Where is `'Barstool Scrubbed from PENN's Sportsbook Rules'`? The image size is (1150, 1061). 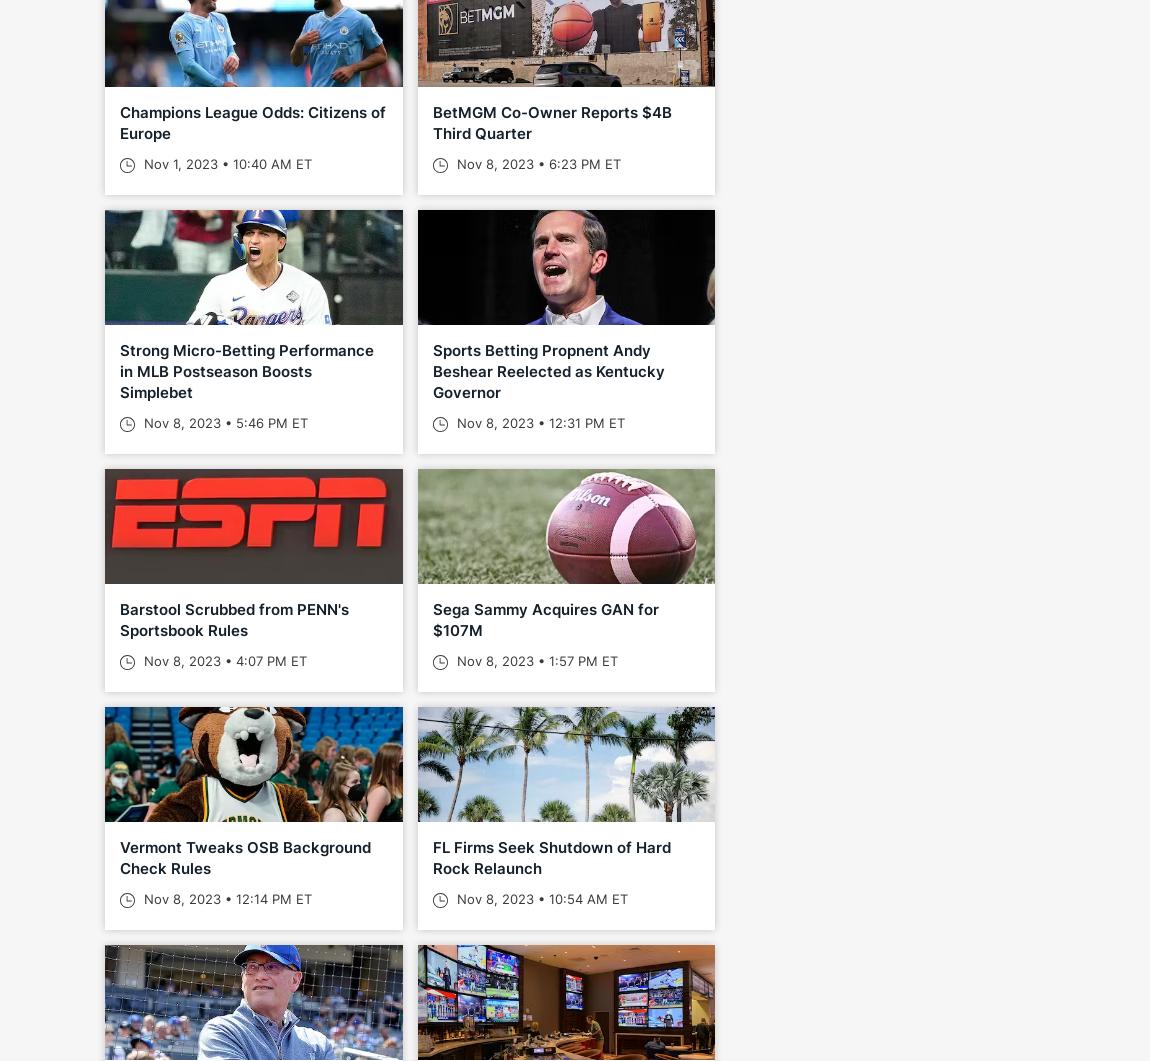 'Barstool Scrubbed from PENN's Sportsbook Rules' is located at coordinates (118, 619).